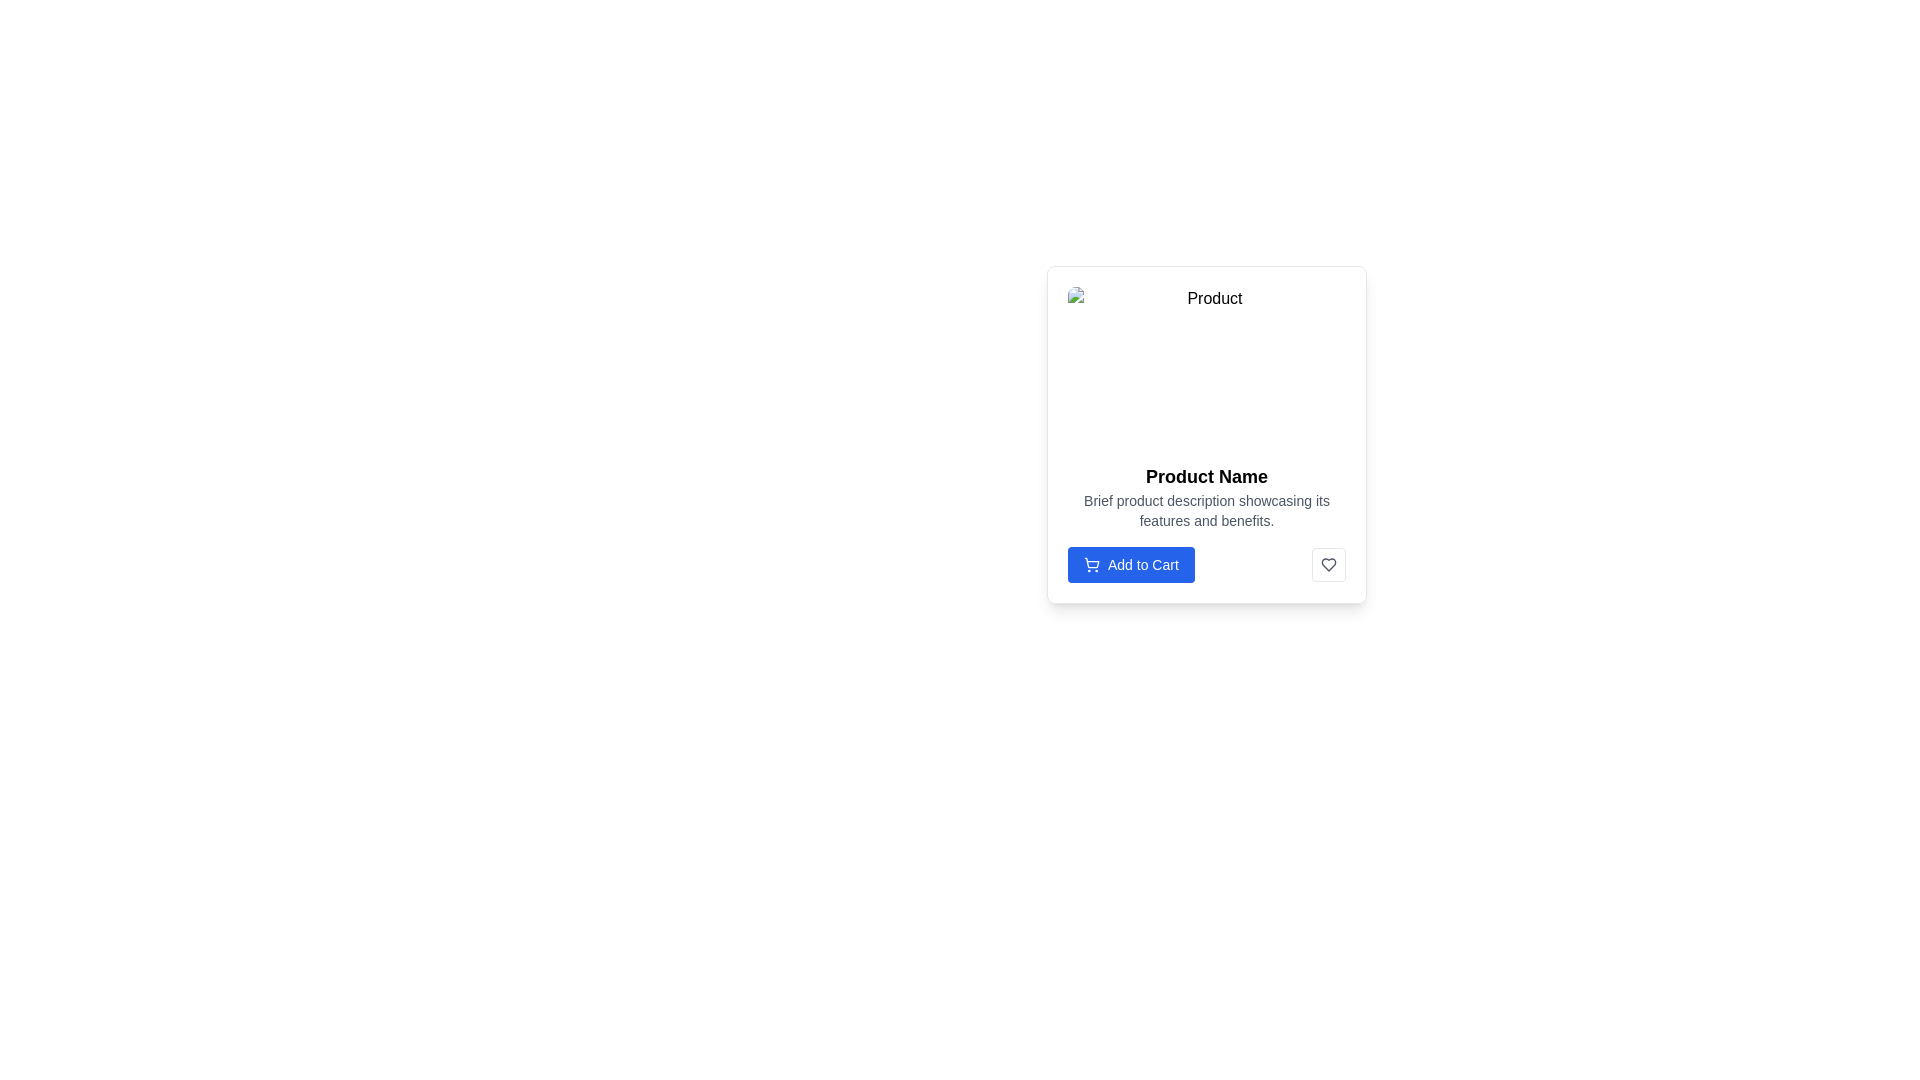  What do you see at coordinates (1205, 366) in the screenshot?
I see `the product image element` at bounding box center [1205, 366].